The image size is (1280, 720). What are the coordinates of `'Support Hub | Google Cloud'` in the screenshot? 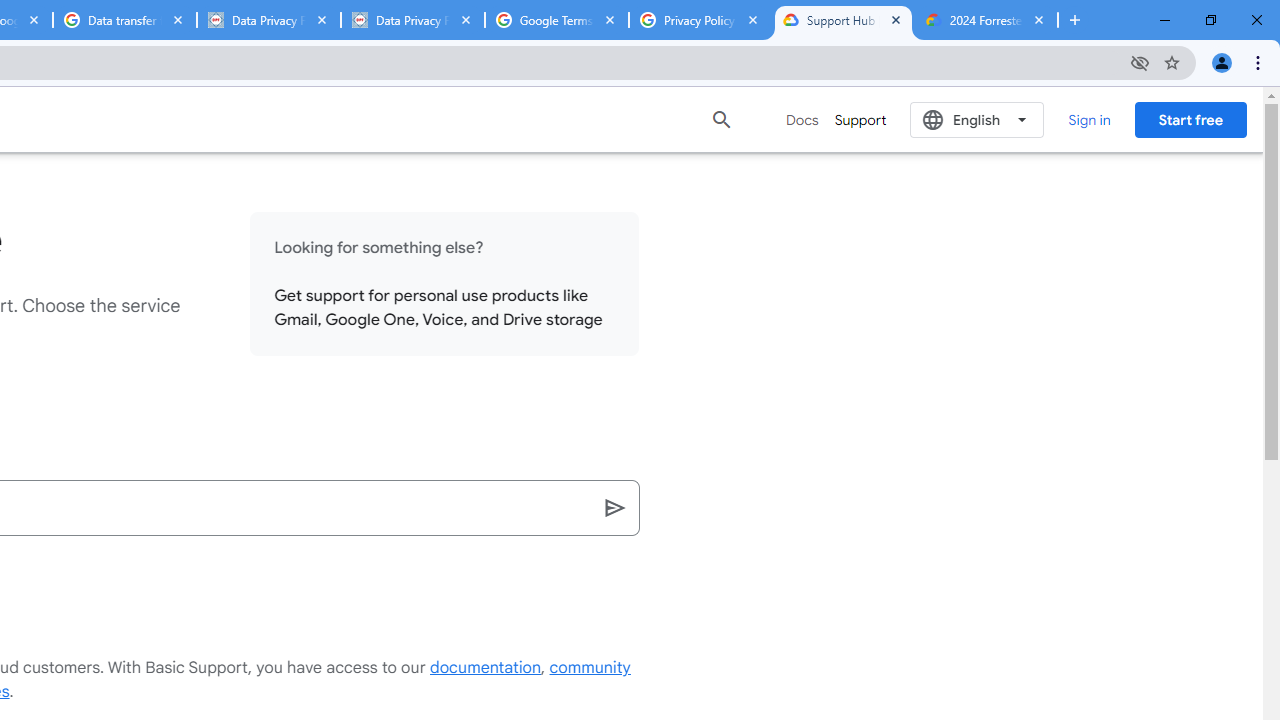 It's located at (843, 20).